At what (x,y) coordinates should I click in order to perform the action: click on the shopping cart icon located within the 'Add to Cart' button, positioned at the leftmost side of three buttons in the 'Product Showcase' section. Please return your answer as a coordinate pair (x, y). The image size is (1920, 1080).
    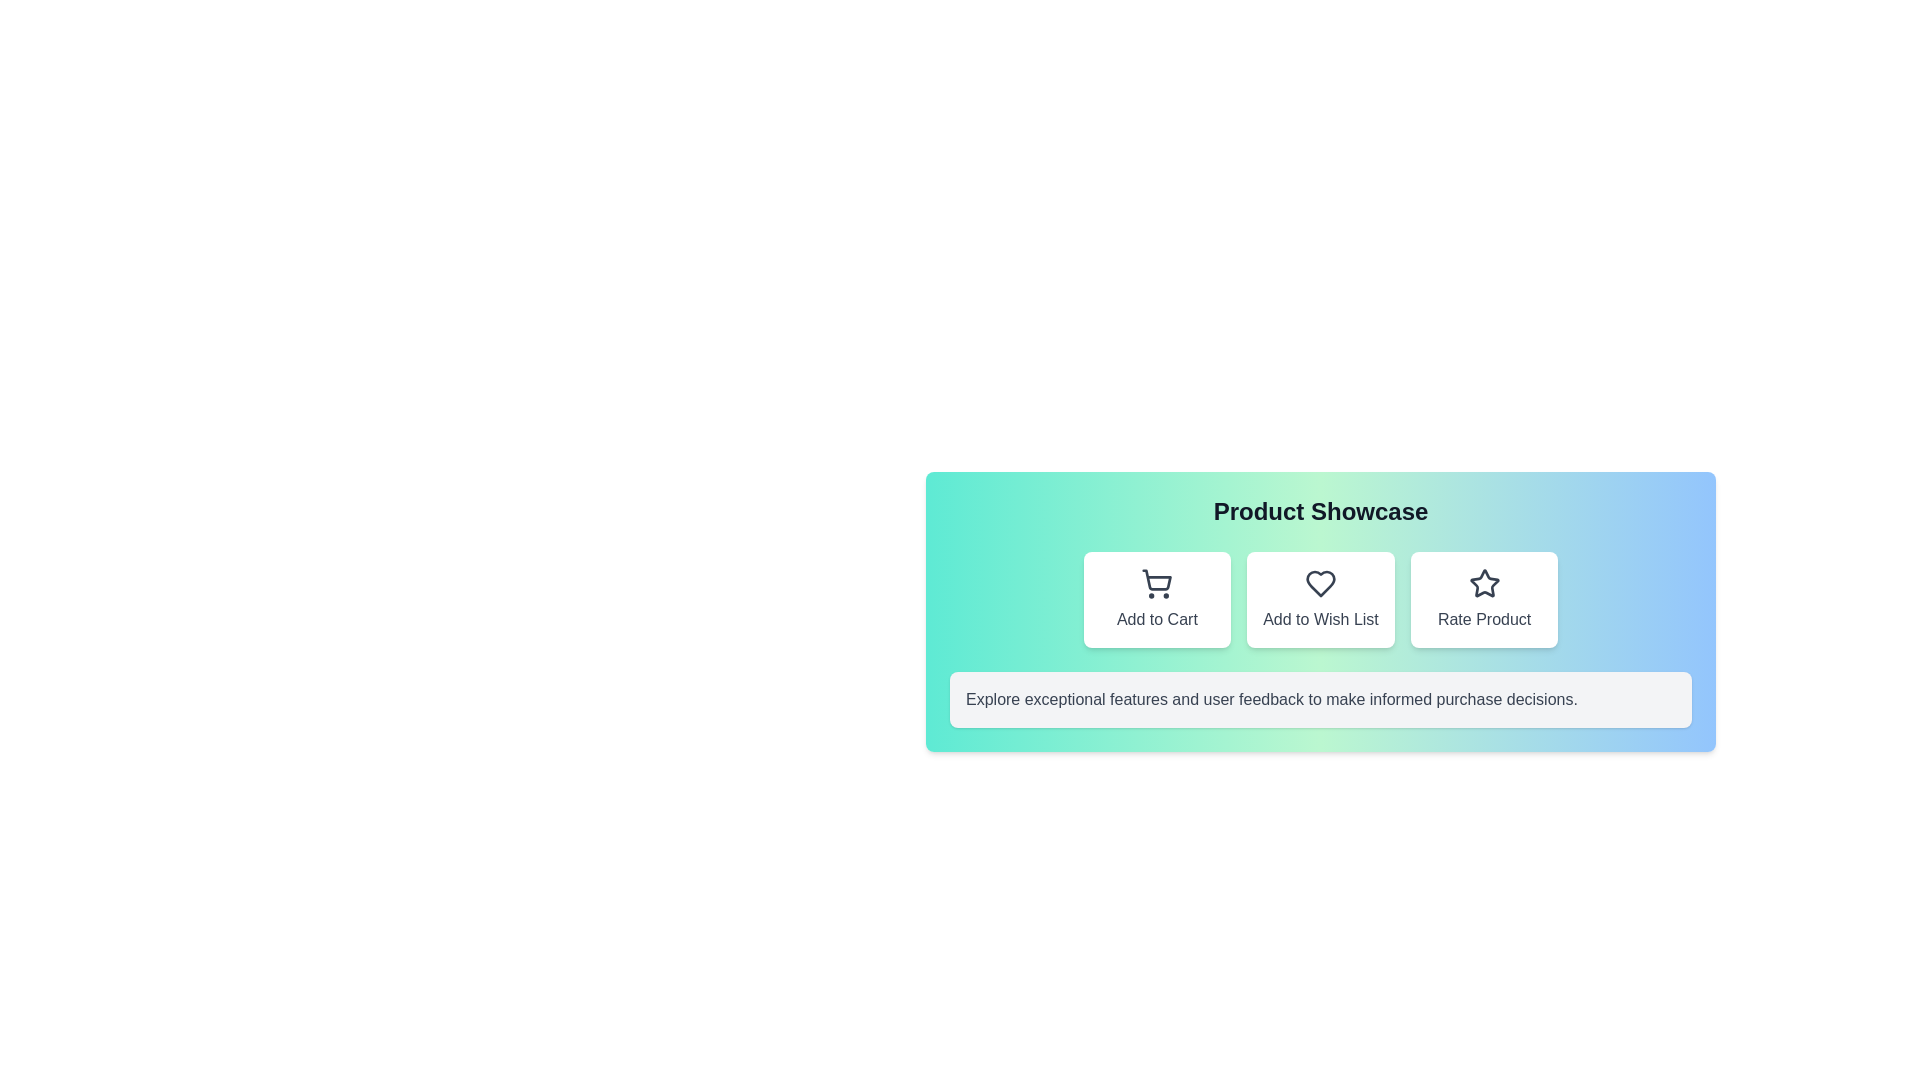
    Looking at the image, I should click on (1157, 583).